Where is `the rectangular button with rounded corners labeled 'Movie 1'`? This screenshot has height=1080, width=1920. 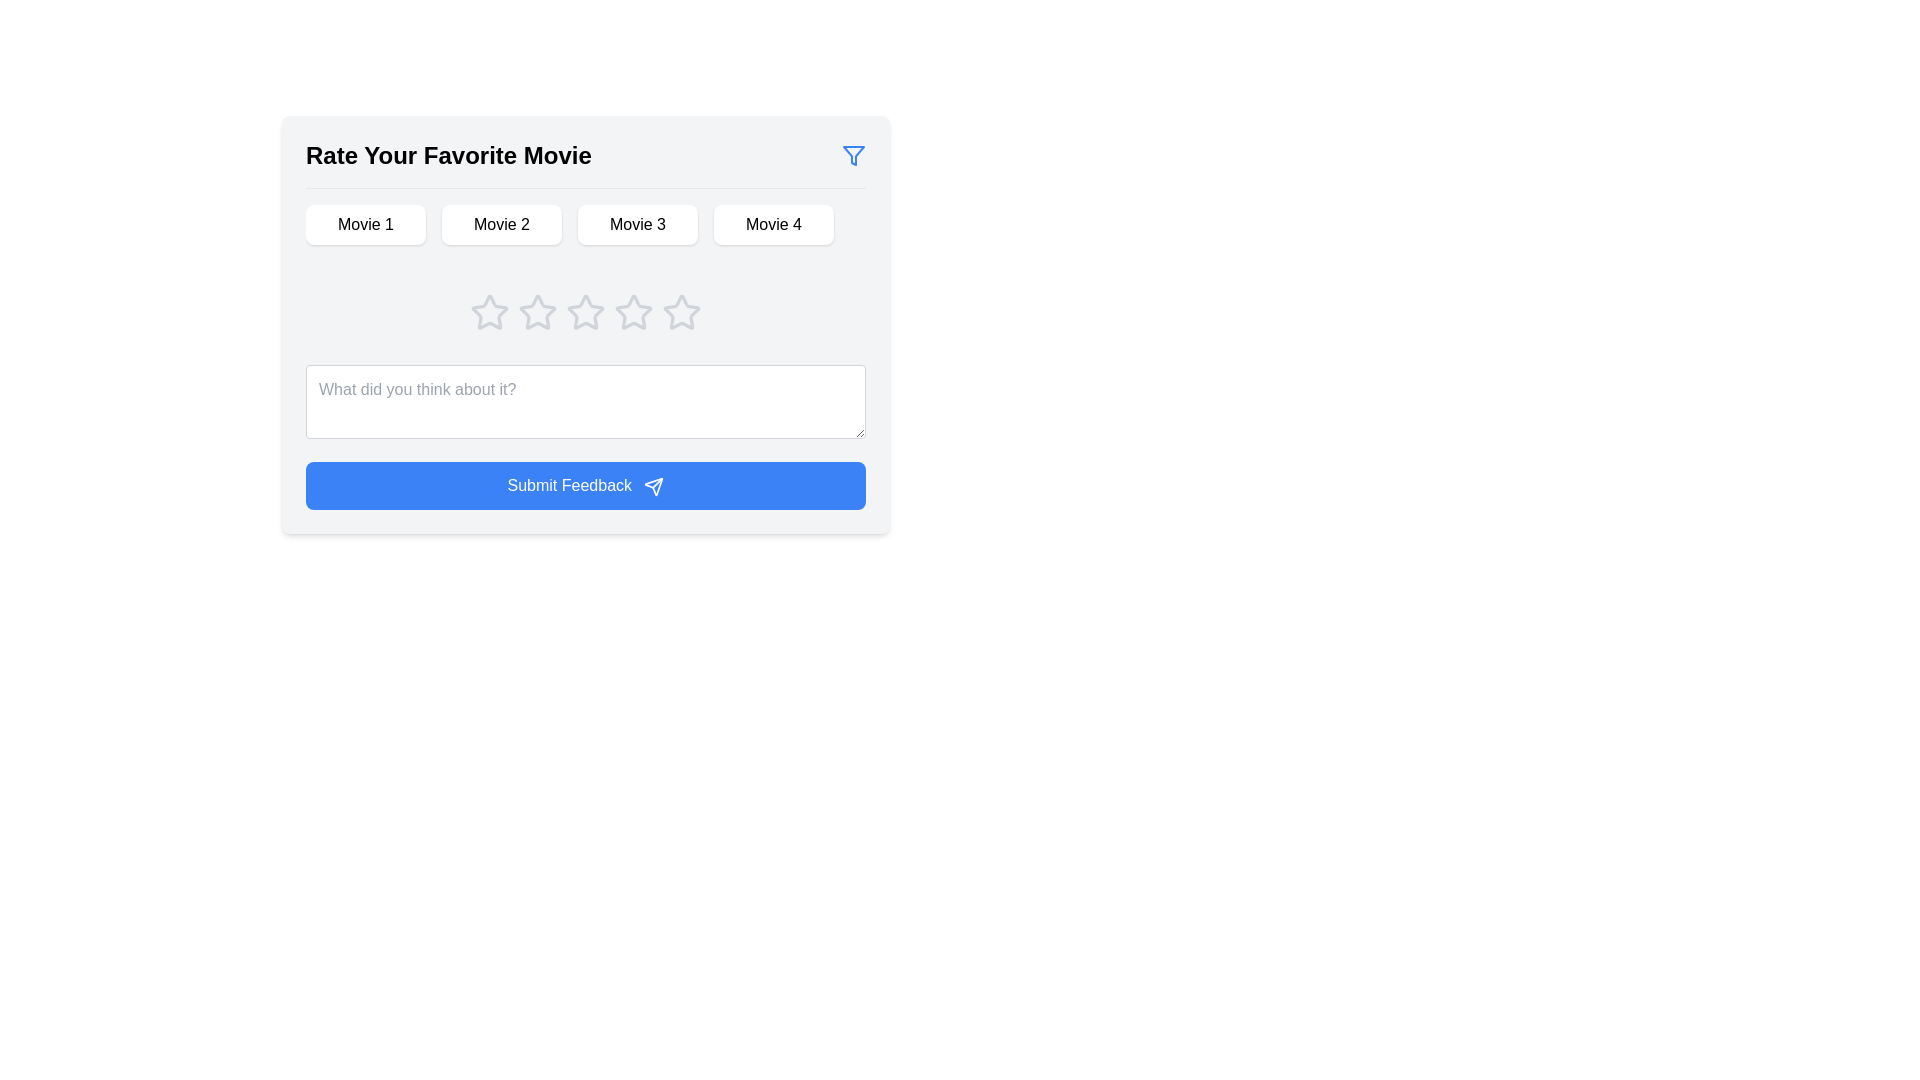 the rectangular button with rounded corners labeled 'Movie 1' is located at coordinates (365, 224).